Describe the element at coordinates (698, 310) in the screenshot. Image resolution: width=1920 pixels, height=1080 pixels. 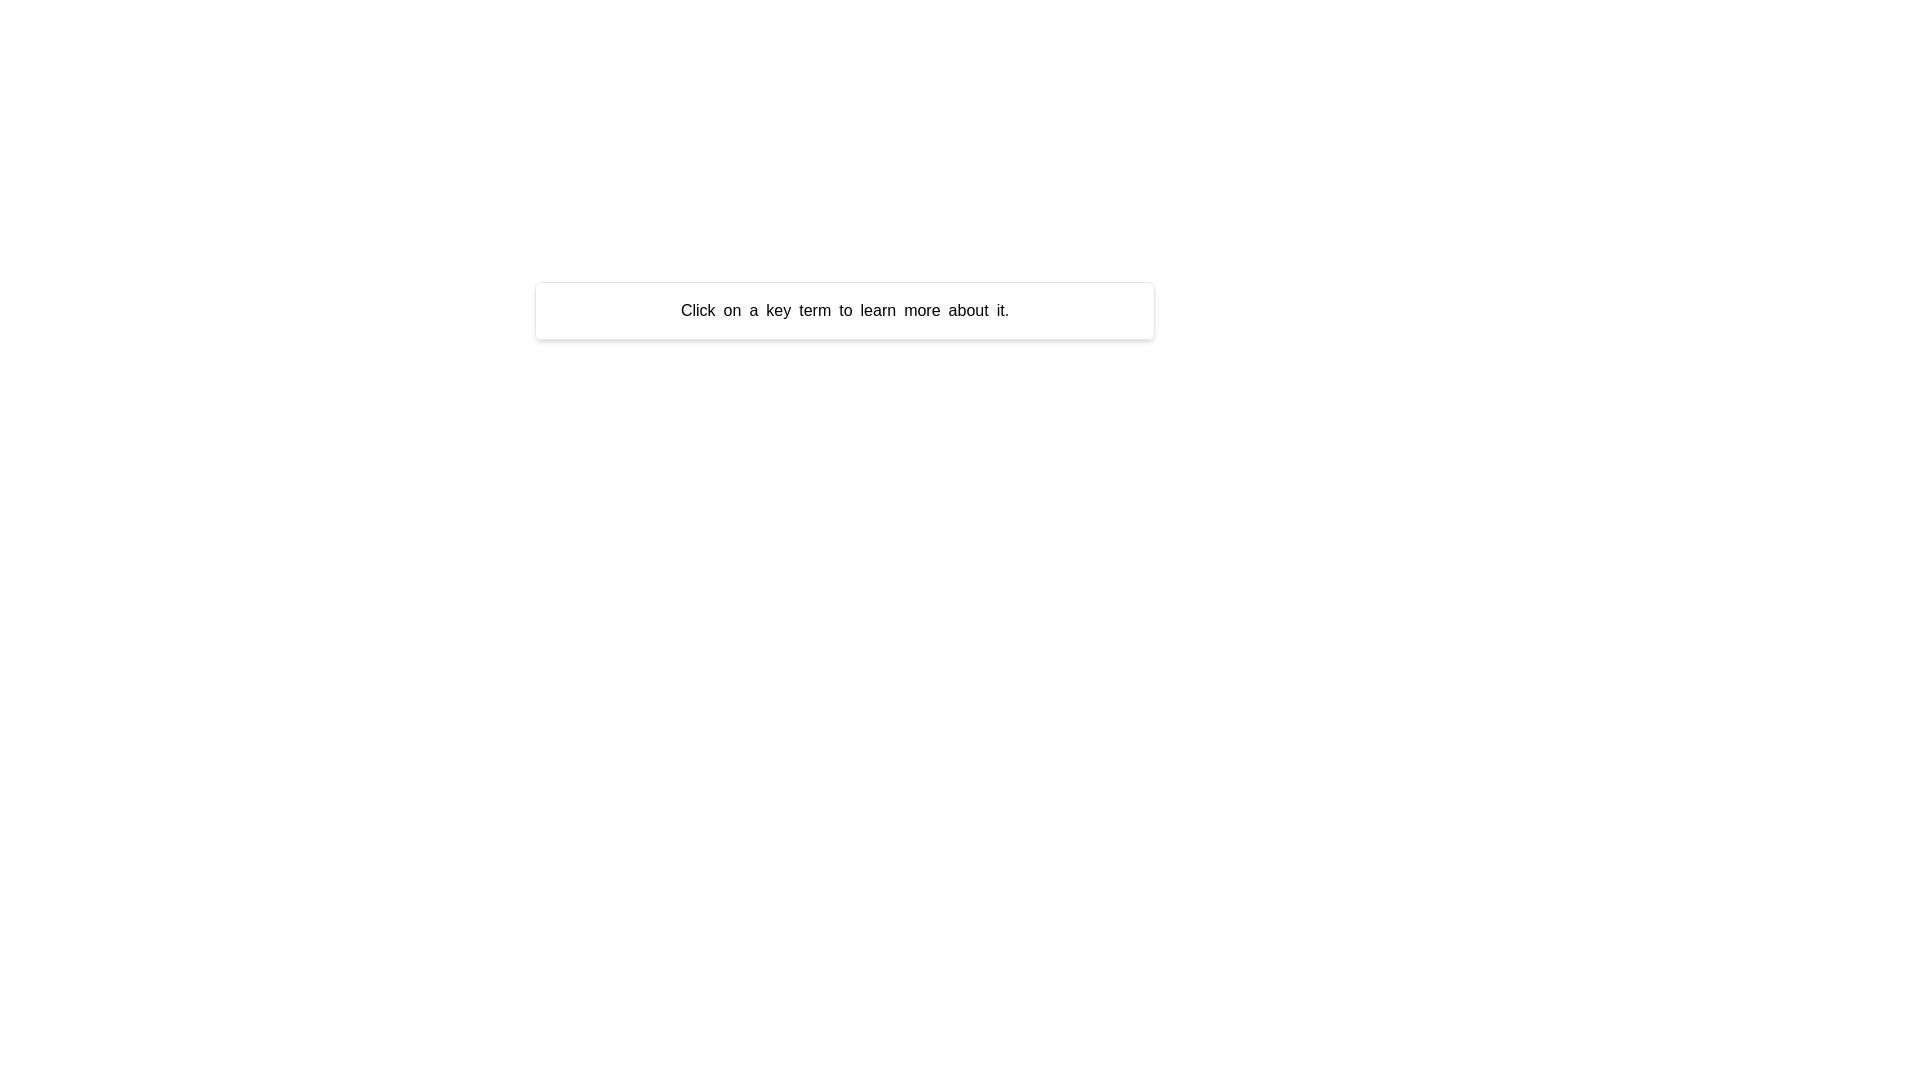
I see `the first word of the instructional sentence 'Click on a key term to learn more about it.' which is contained within a bordered white box` at that location.